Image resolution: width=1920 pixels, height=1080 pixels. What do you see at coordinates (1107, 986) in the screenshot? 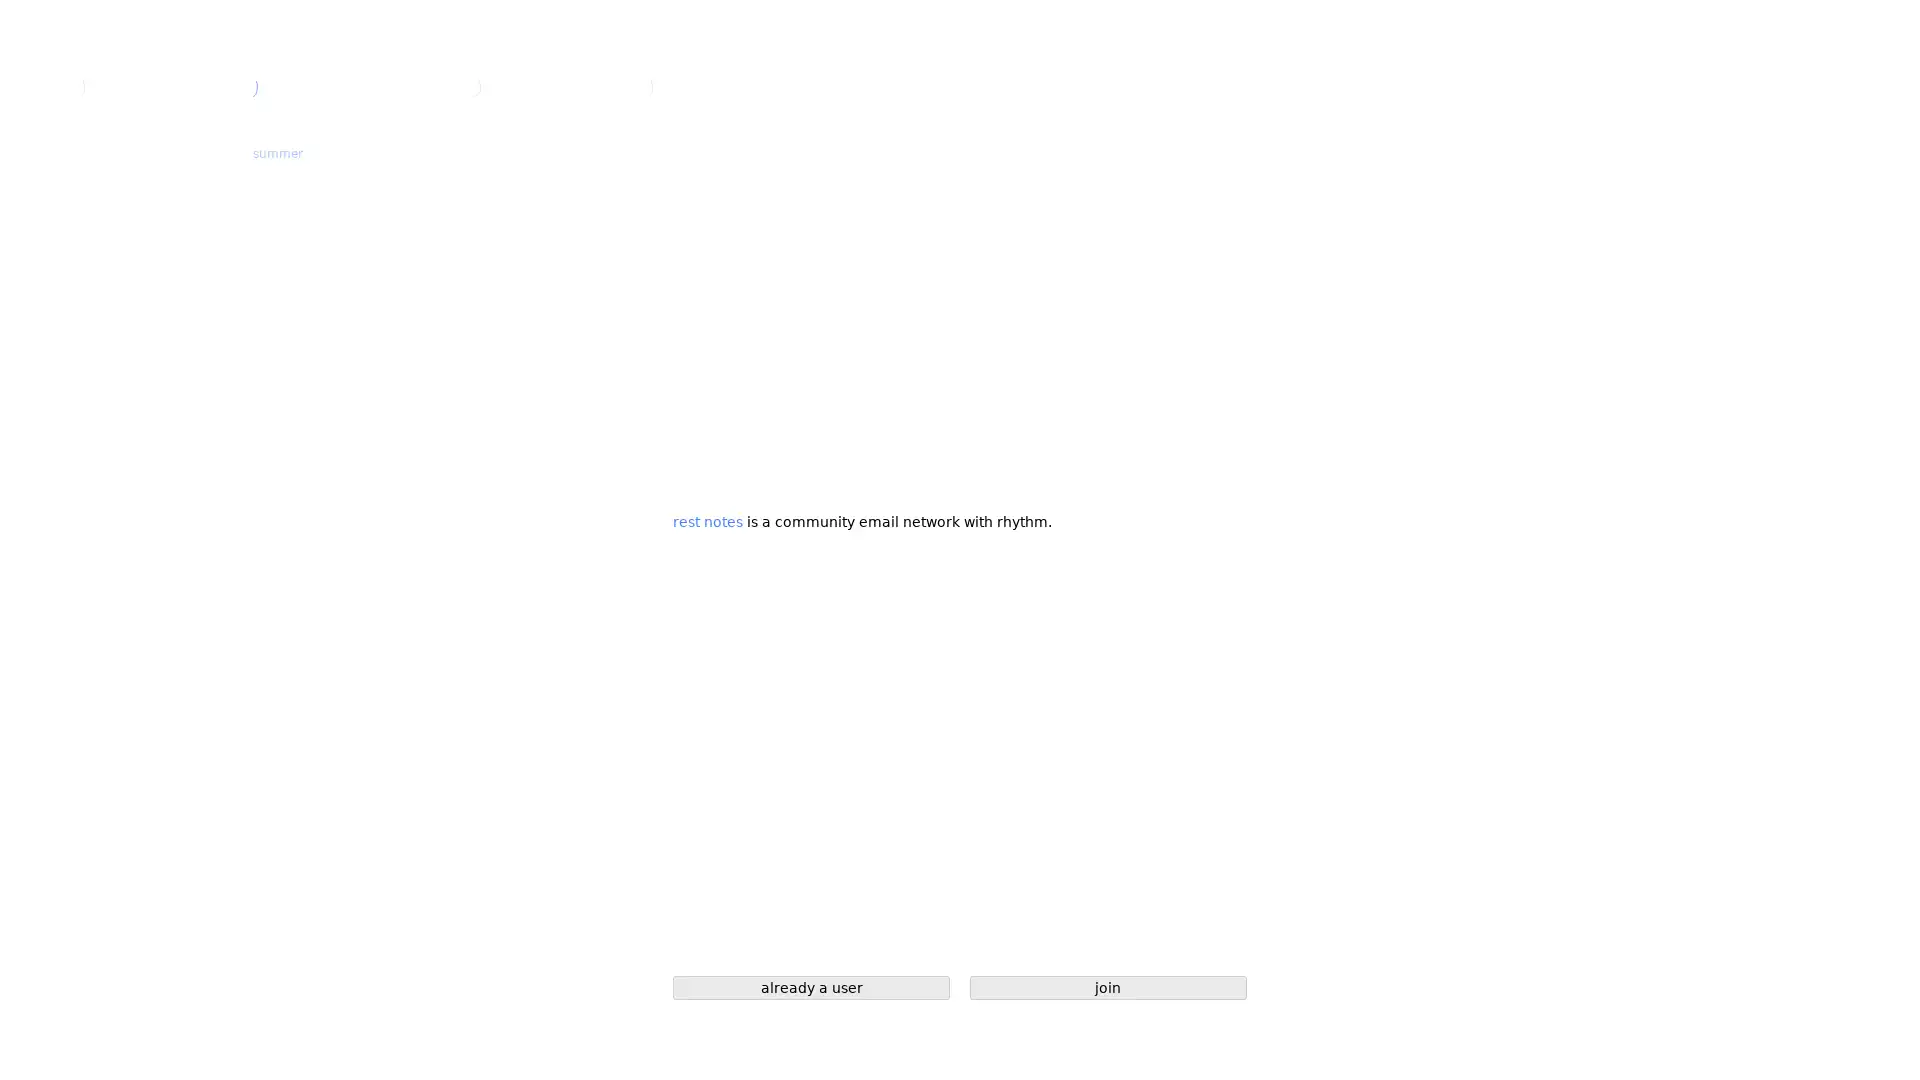
I see `join` at bounding box center [1107, 986].